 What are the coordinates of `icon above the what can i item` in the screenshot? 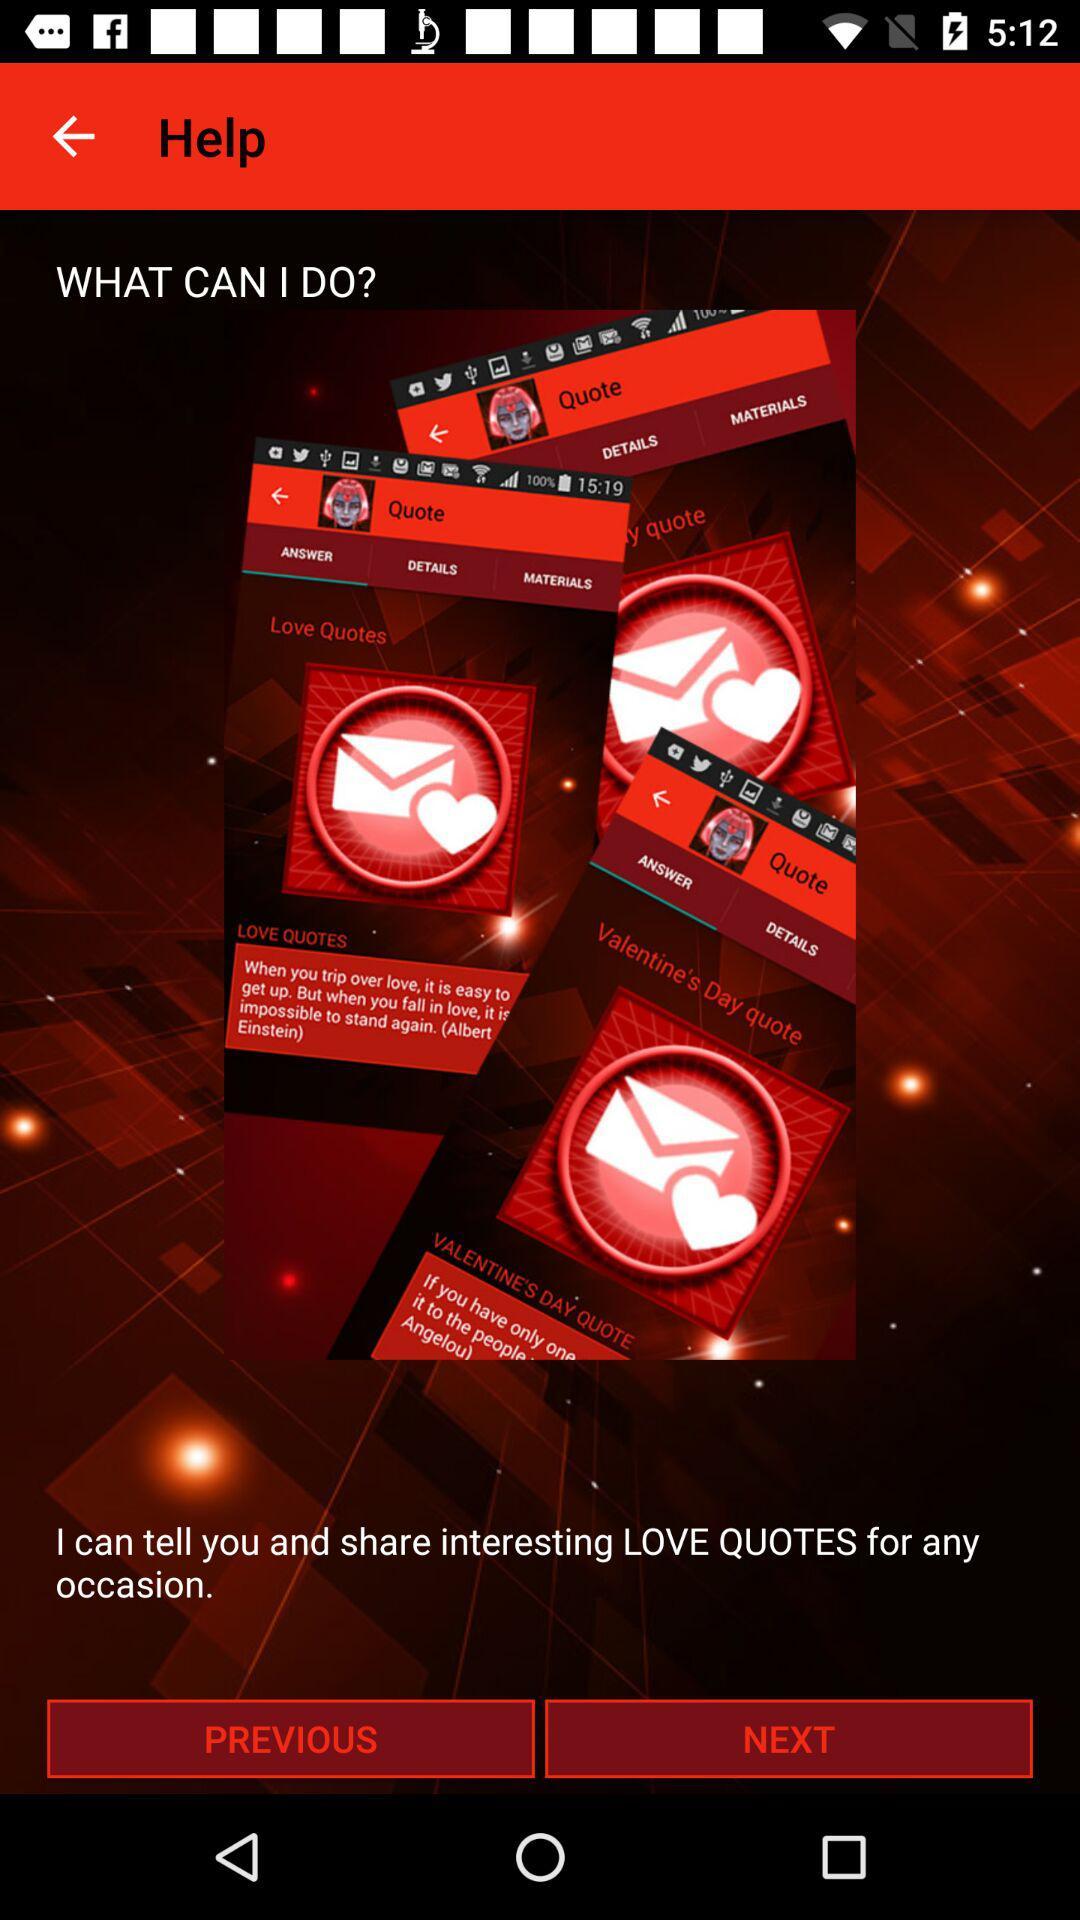 It's located at (72, 135).